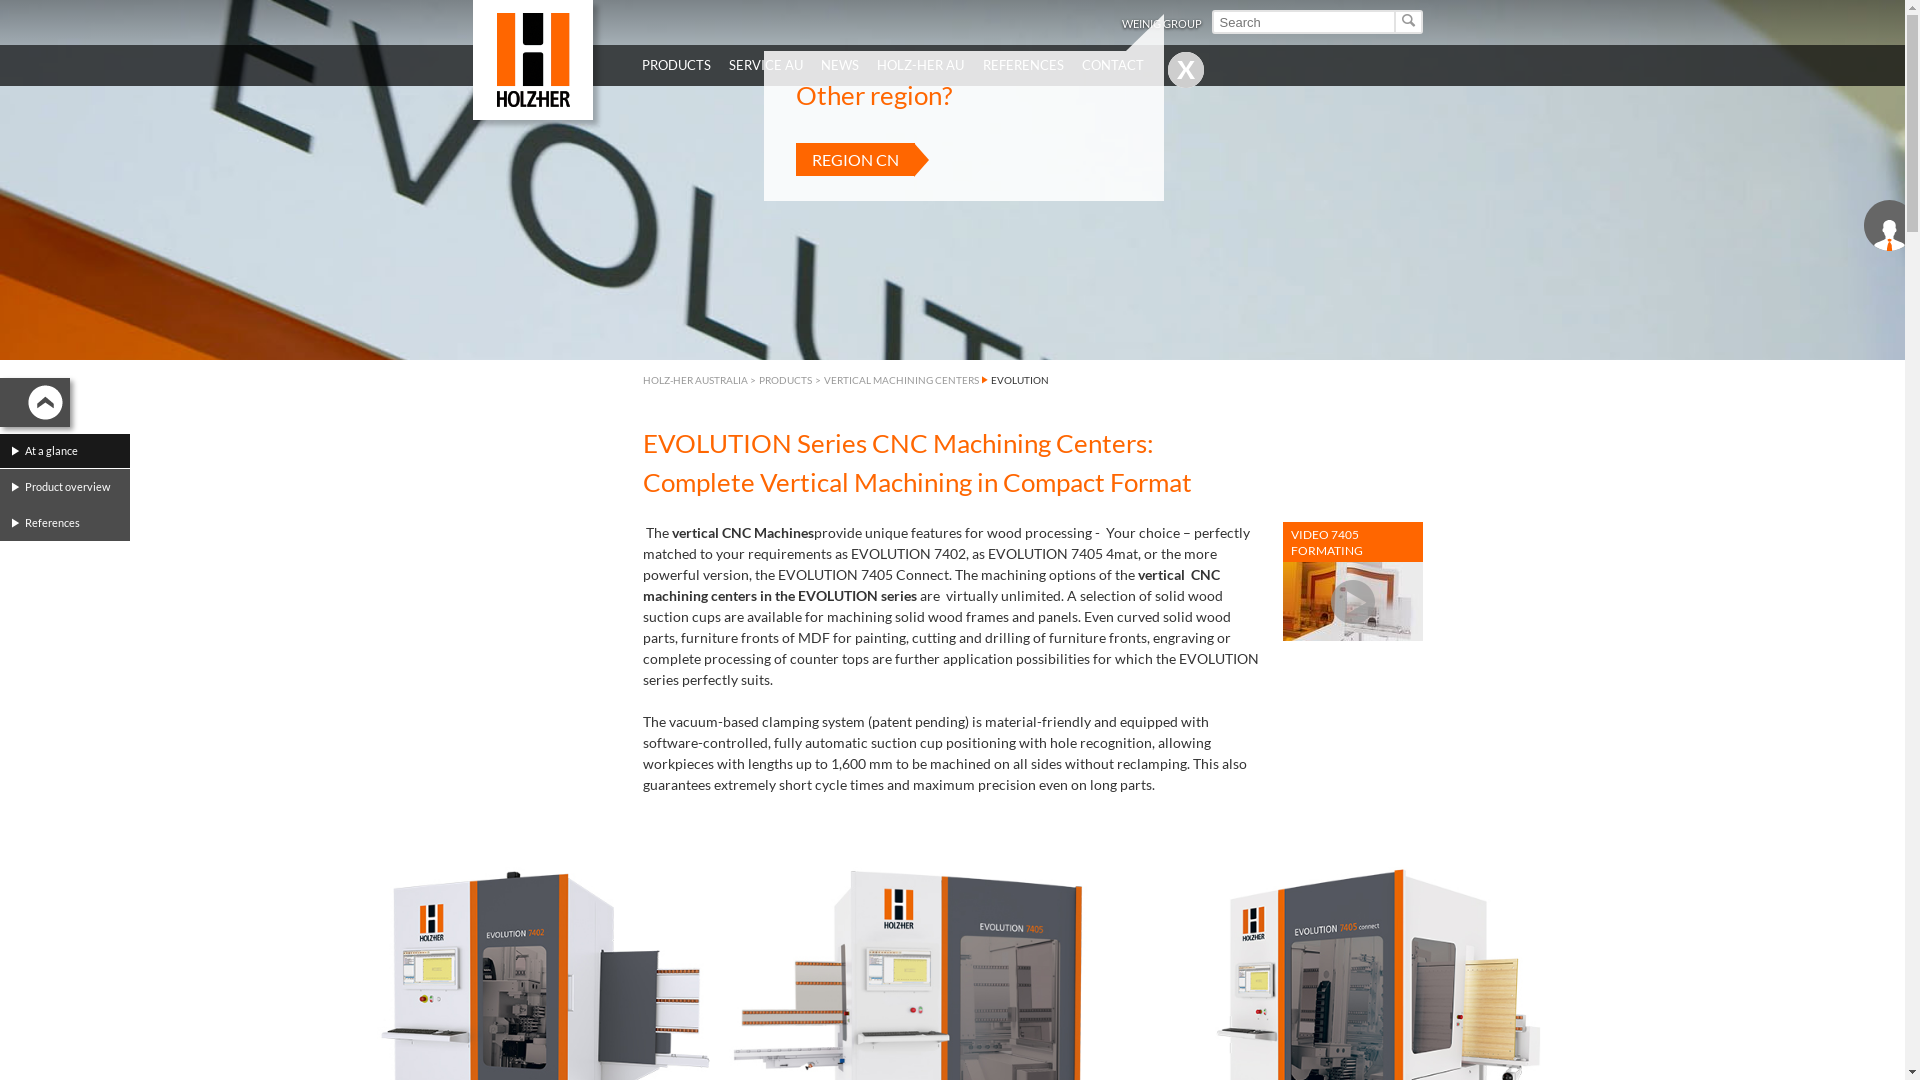 This screenshot has height=1080, width=1920. Describe the element at coordinates (470, 59) in the screenshot. I see `'zur Startseite der Michael Weinig AG'` at that location.